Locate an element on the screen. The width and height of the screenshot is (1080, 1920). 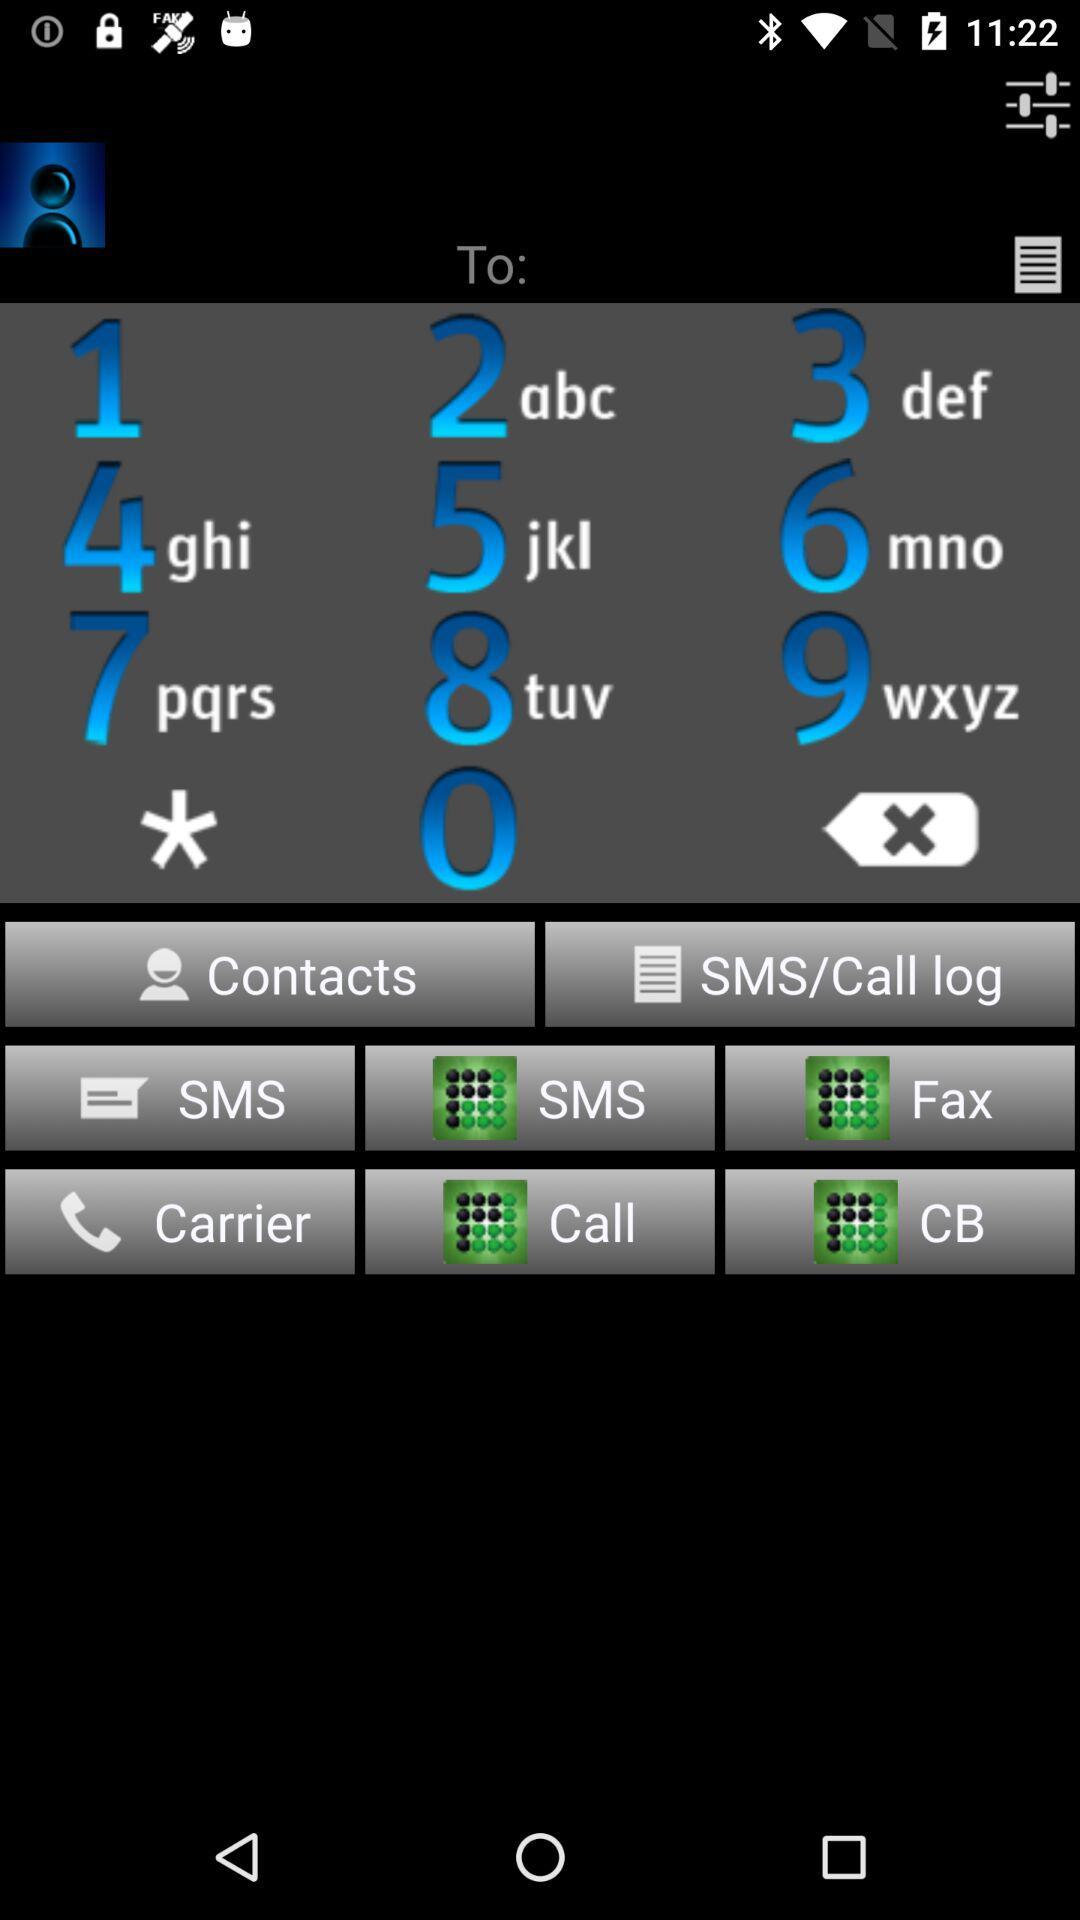
the font icon is located at coordinates (540, 378).